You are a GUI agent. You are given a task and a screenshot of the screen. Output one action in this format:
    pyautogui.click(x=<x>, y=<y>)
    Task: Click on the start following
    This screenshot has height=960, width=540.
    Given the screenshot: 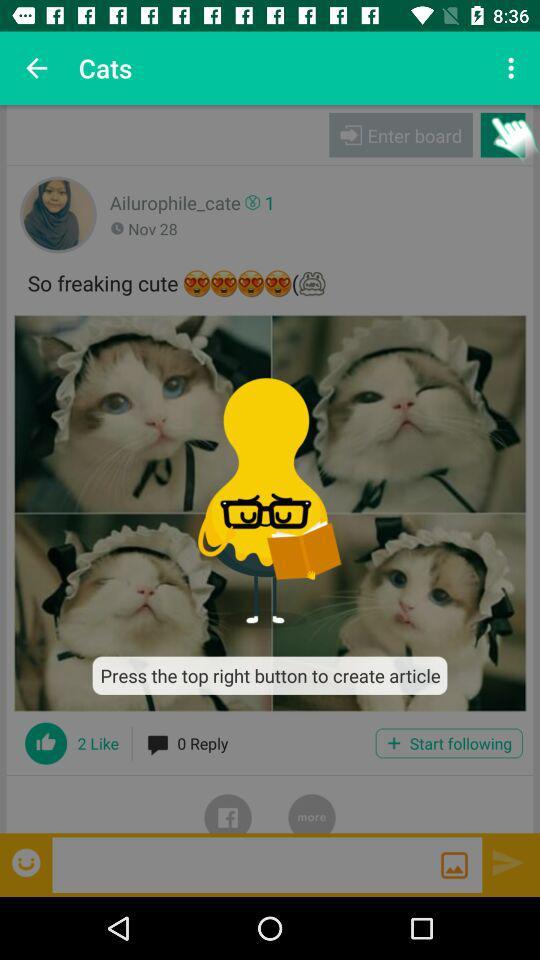 What is the action you would take?
    pyautogui.click(x=449, y=742)
    